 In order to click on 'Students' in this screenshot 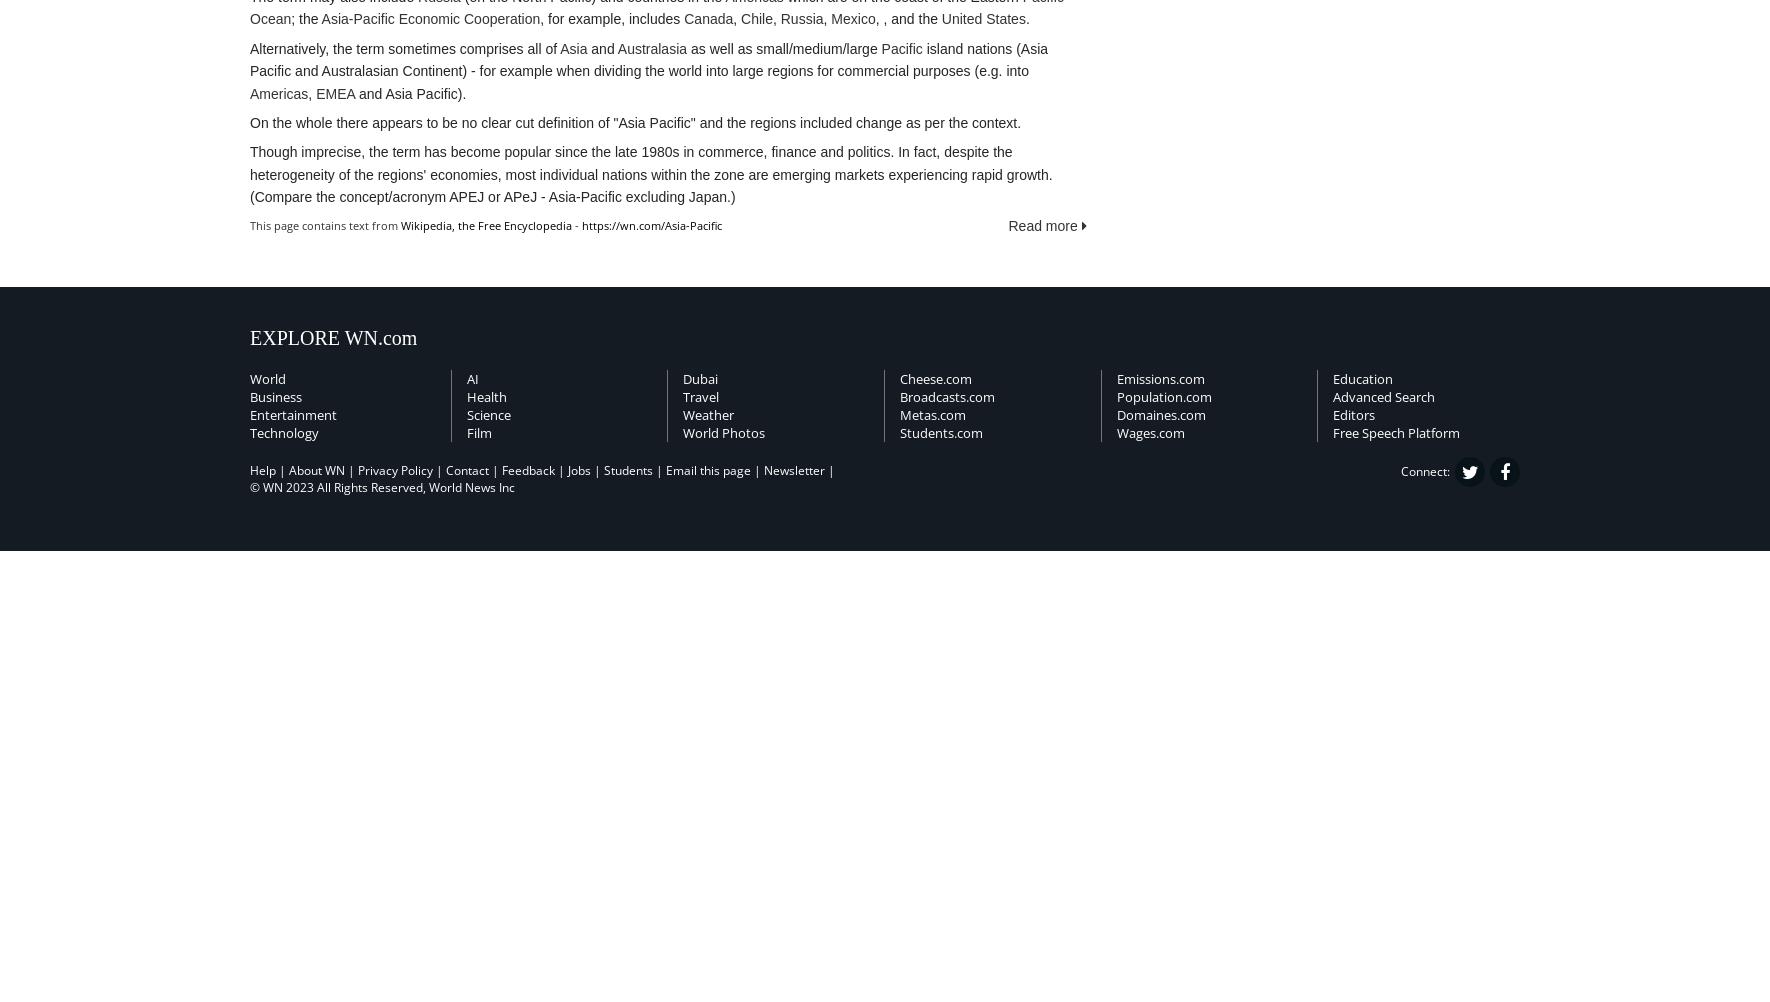, I will do `click(627, 469)`.